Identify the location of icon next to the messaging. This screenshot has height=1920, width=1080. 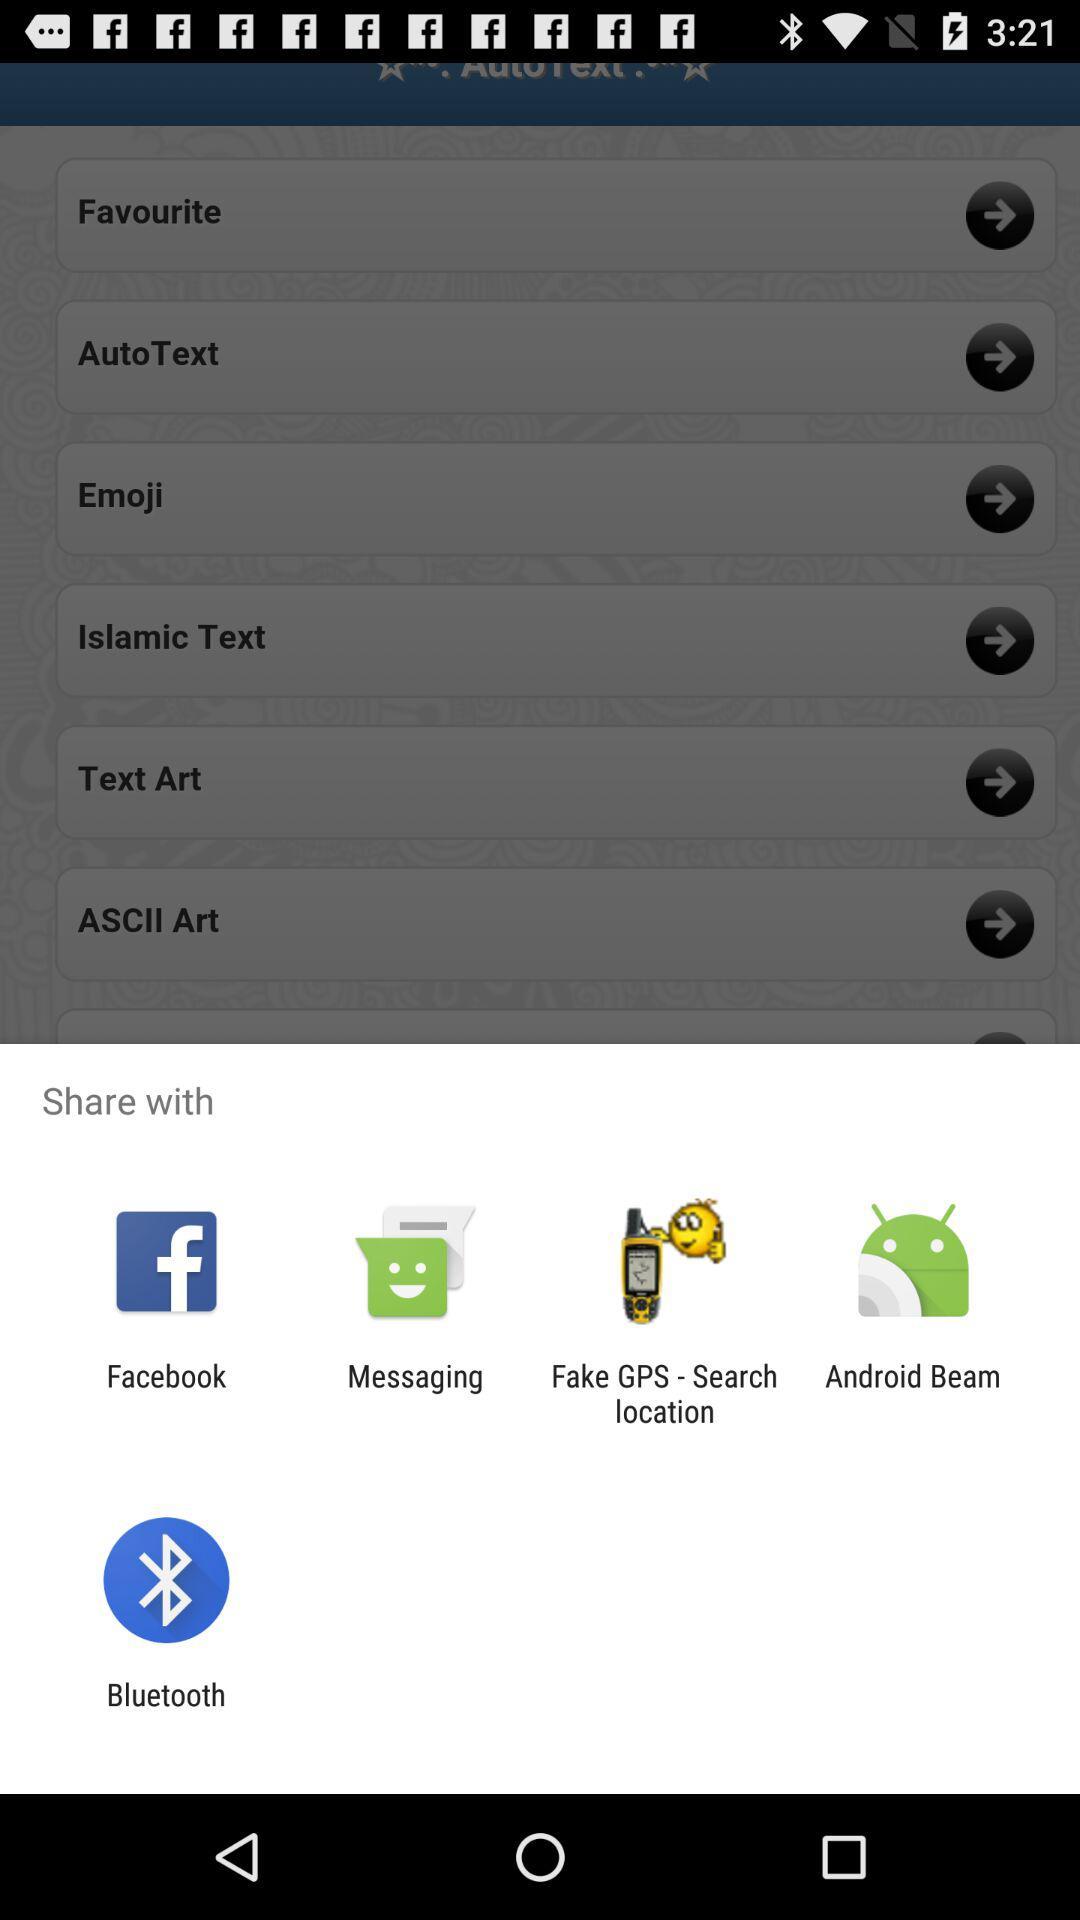
(664, 1392).